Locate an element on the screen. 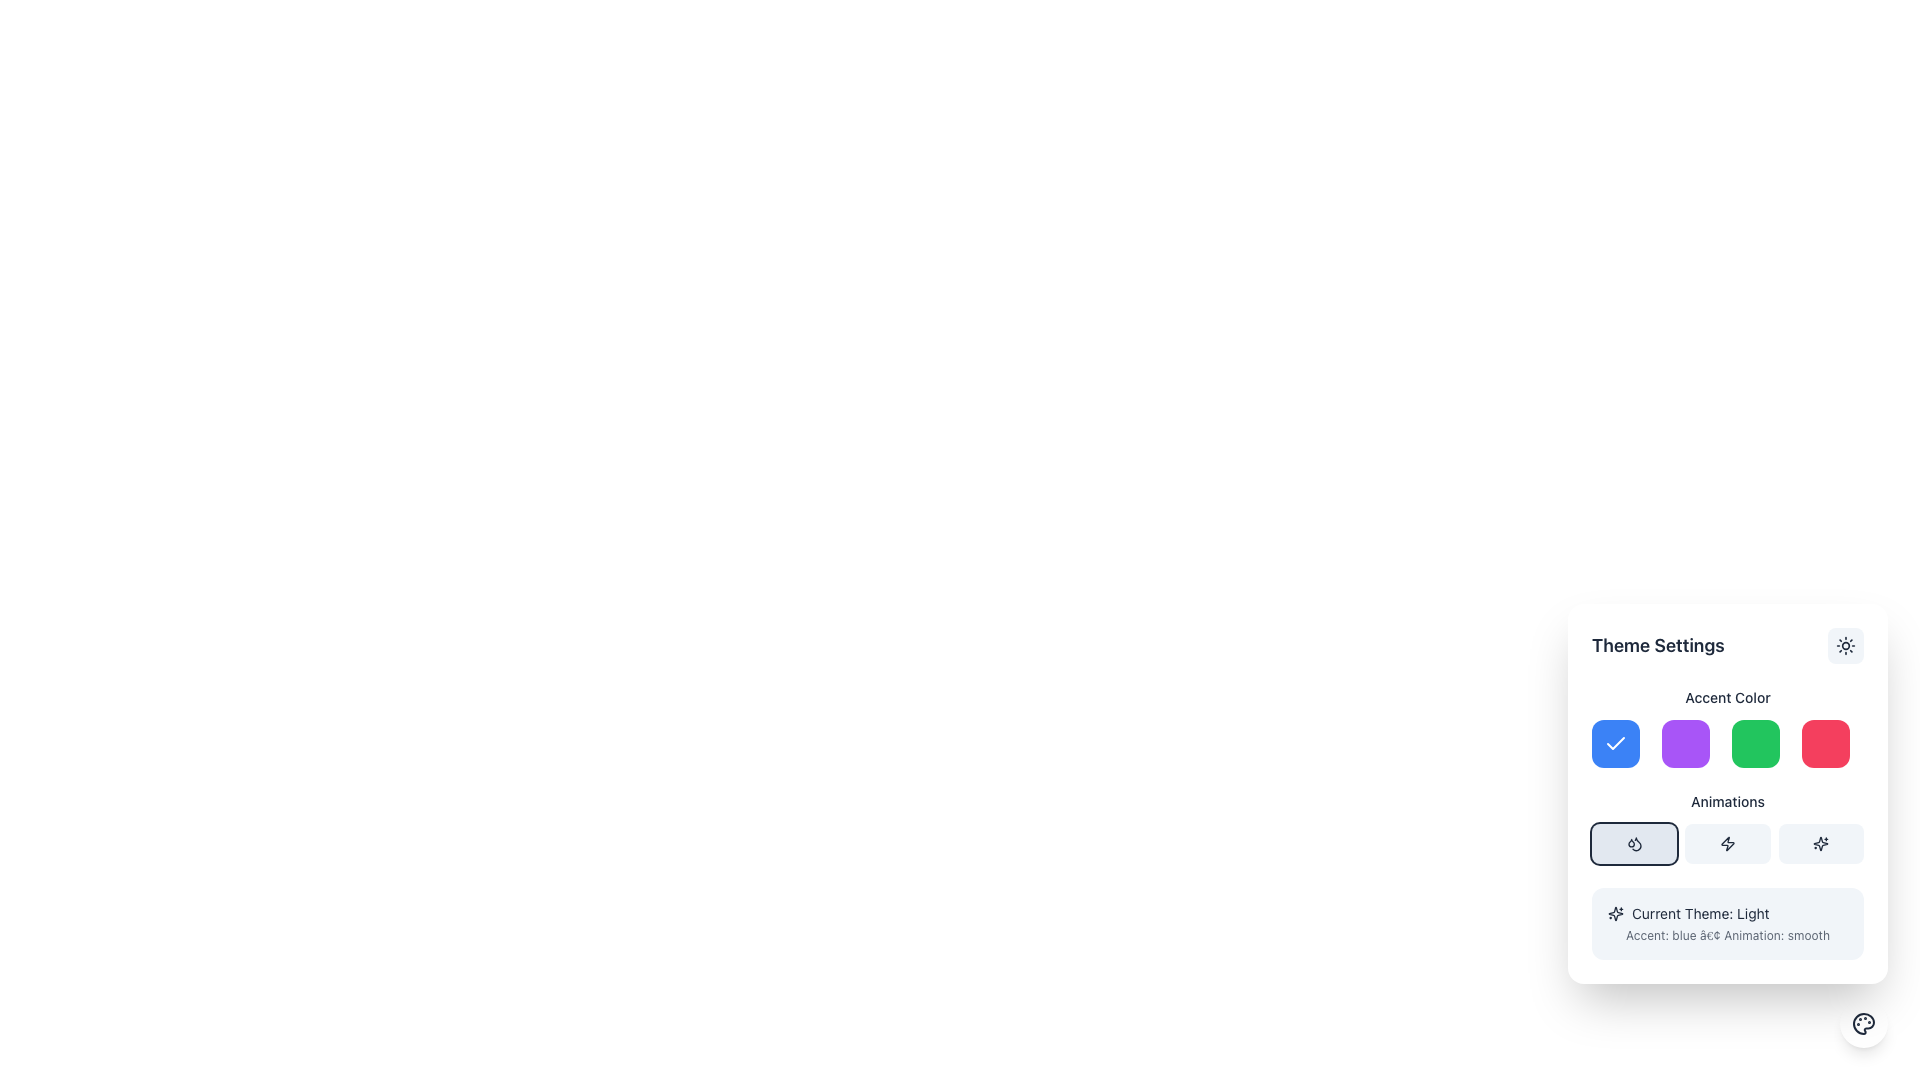  the 'Theme Settings' heading, which is styled with bold text and is located at the top-left section of the settings panel is located at coordinates (1658, 645).